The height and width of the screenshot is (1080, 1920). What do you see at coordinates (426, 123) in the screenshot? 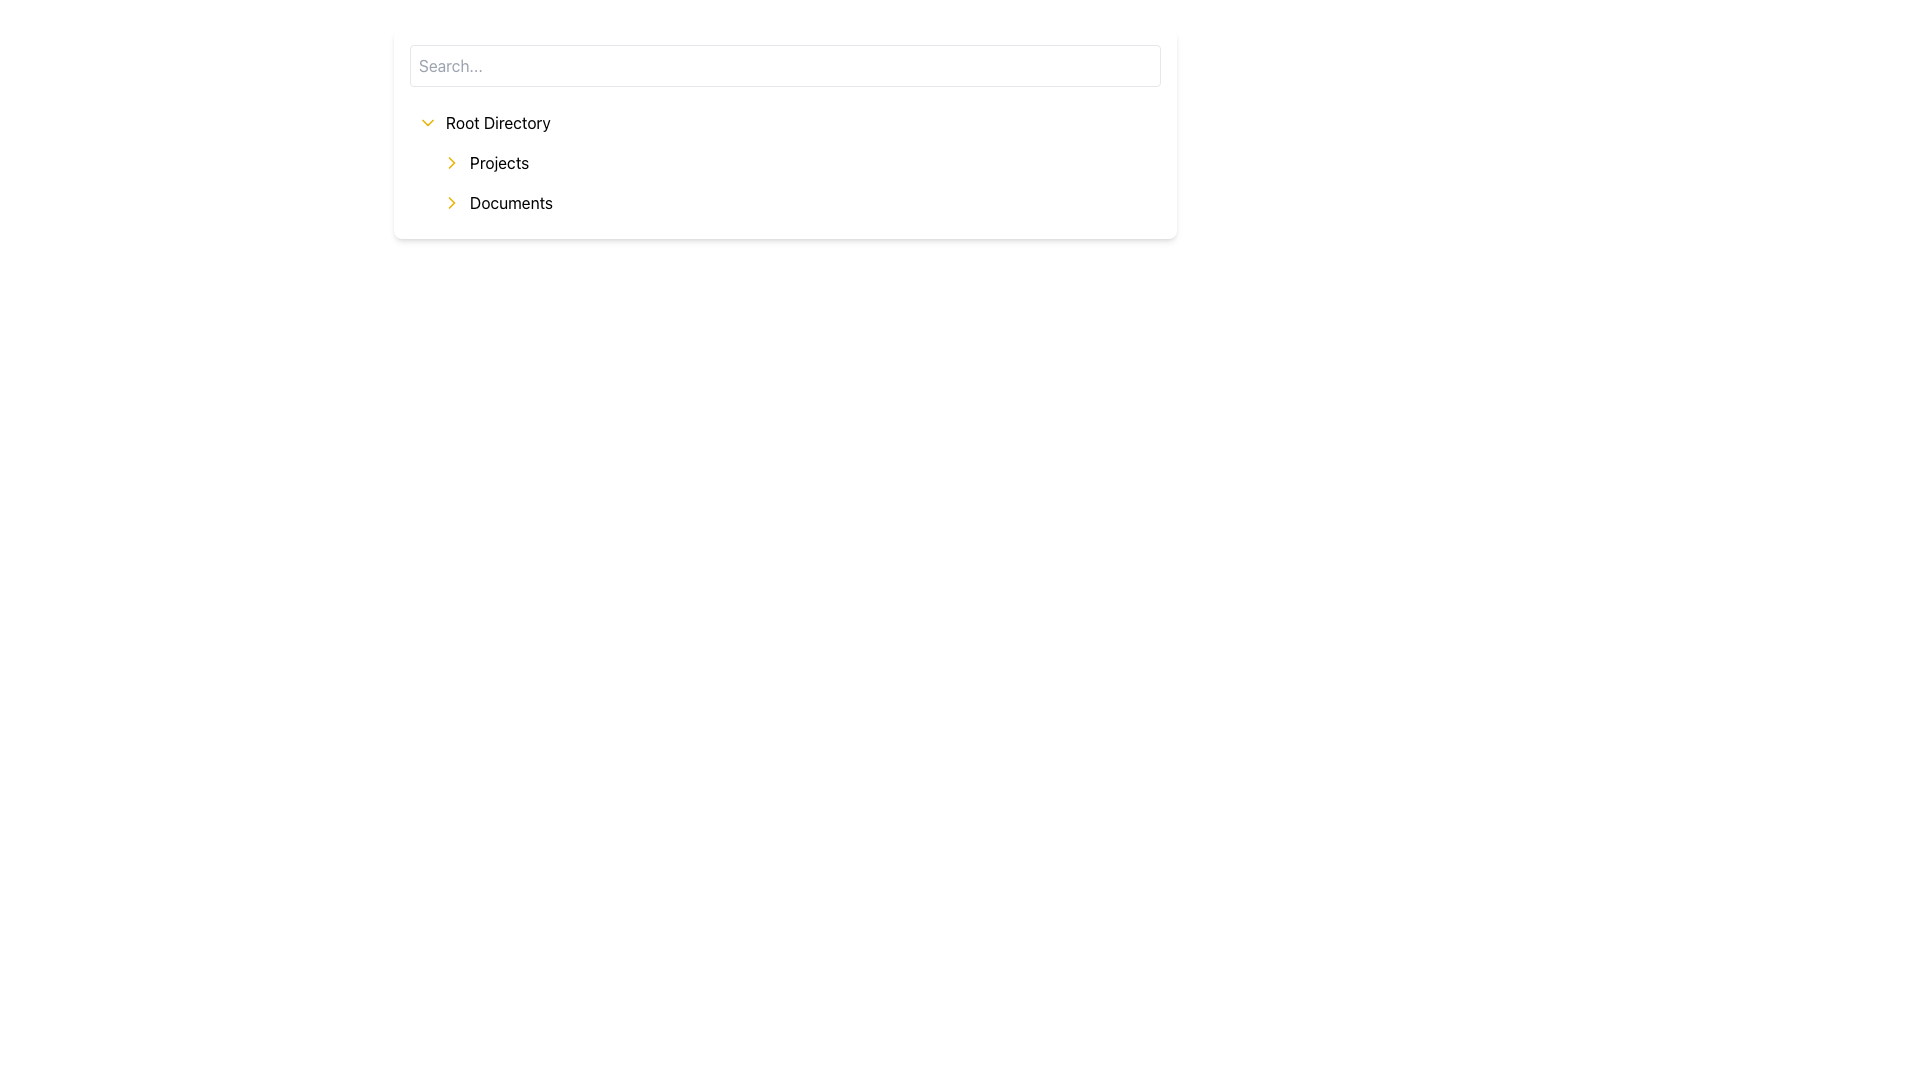
I see `the downward-facing yellow chevron icon located to the left of the 'Root Directory' text` at bounding box center [426, 123].